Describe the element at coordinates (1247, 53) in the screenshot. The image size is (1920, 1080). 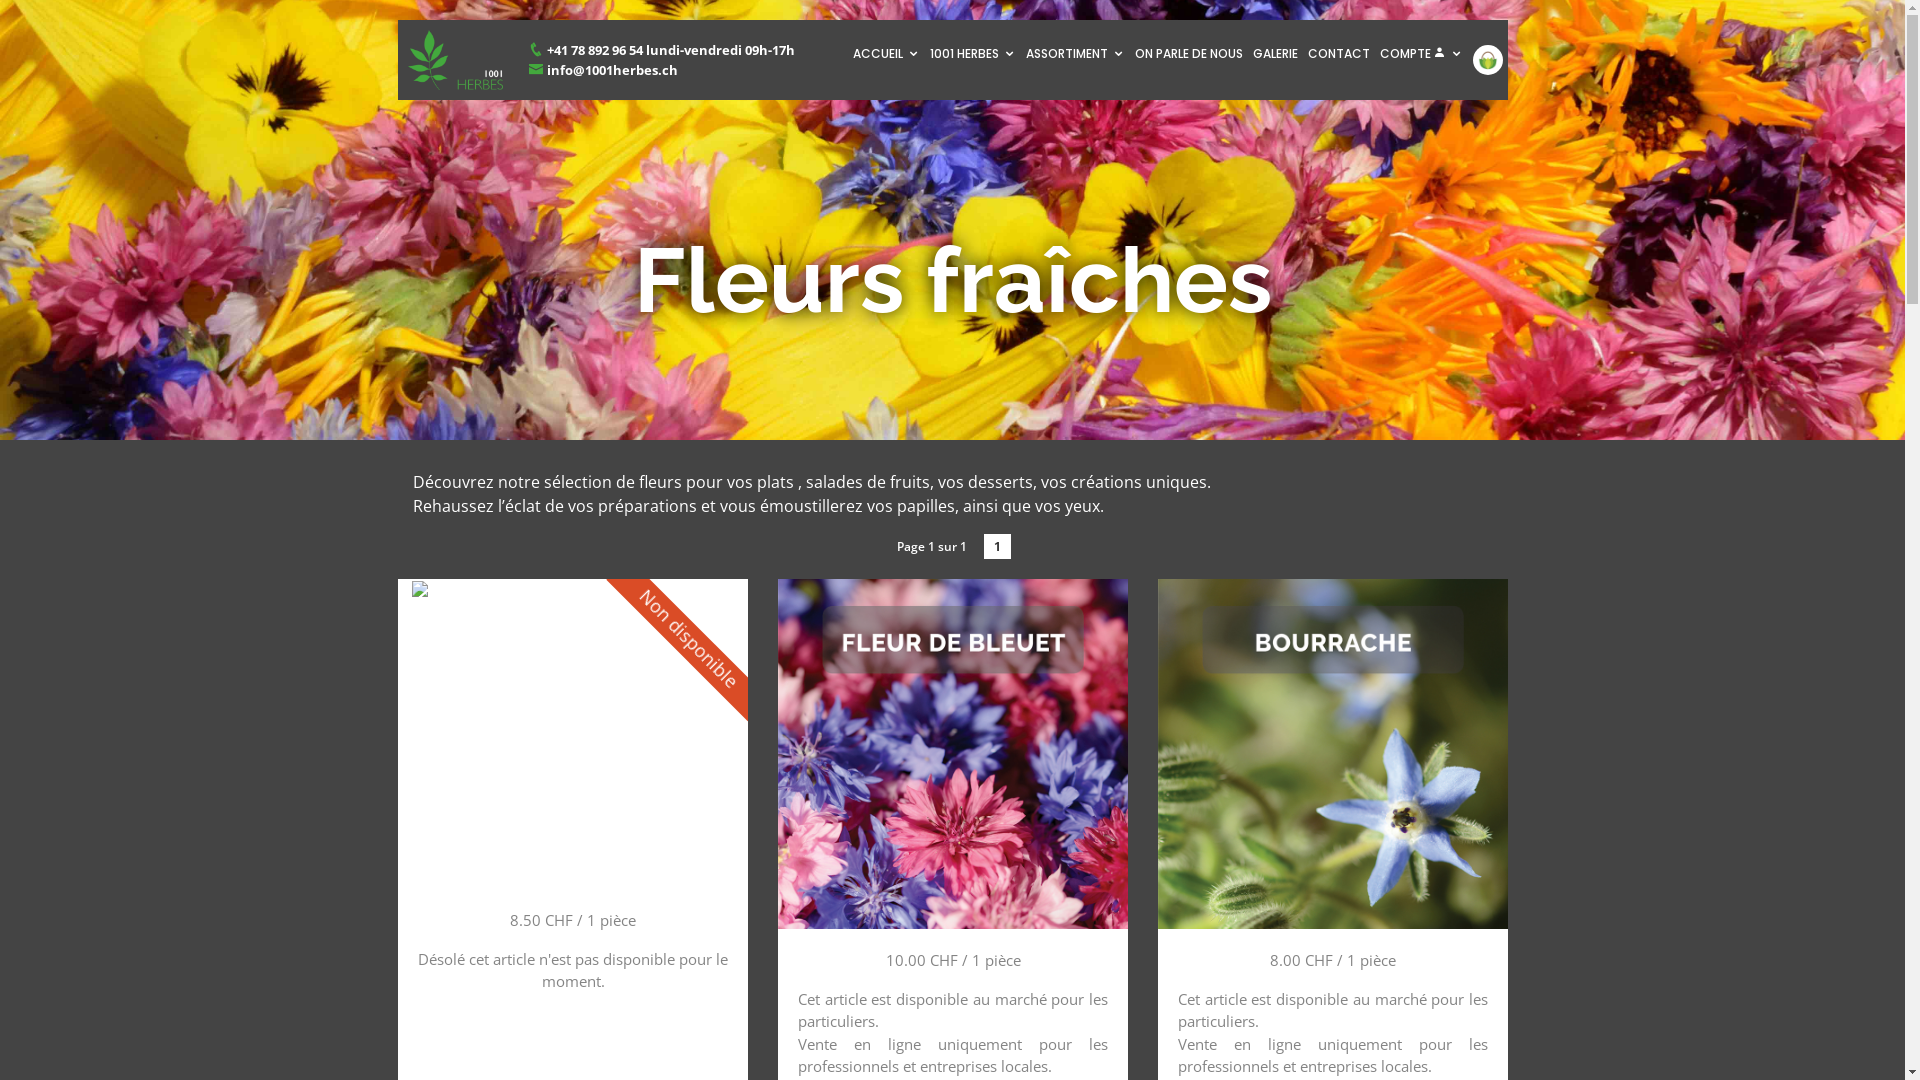
I see `'GALERIE'` at that location.